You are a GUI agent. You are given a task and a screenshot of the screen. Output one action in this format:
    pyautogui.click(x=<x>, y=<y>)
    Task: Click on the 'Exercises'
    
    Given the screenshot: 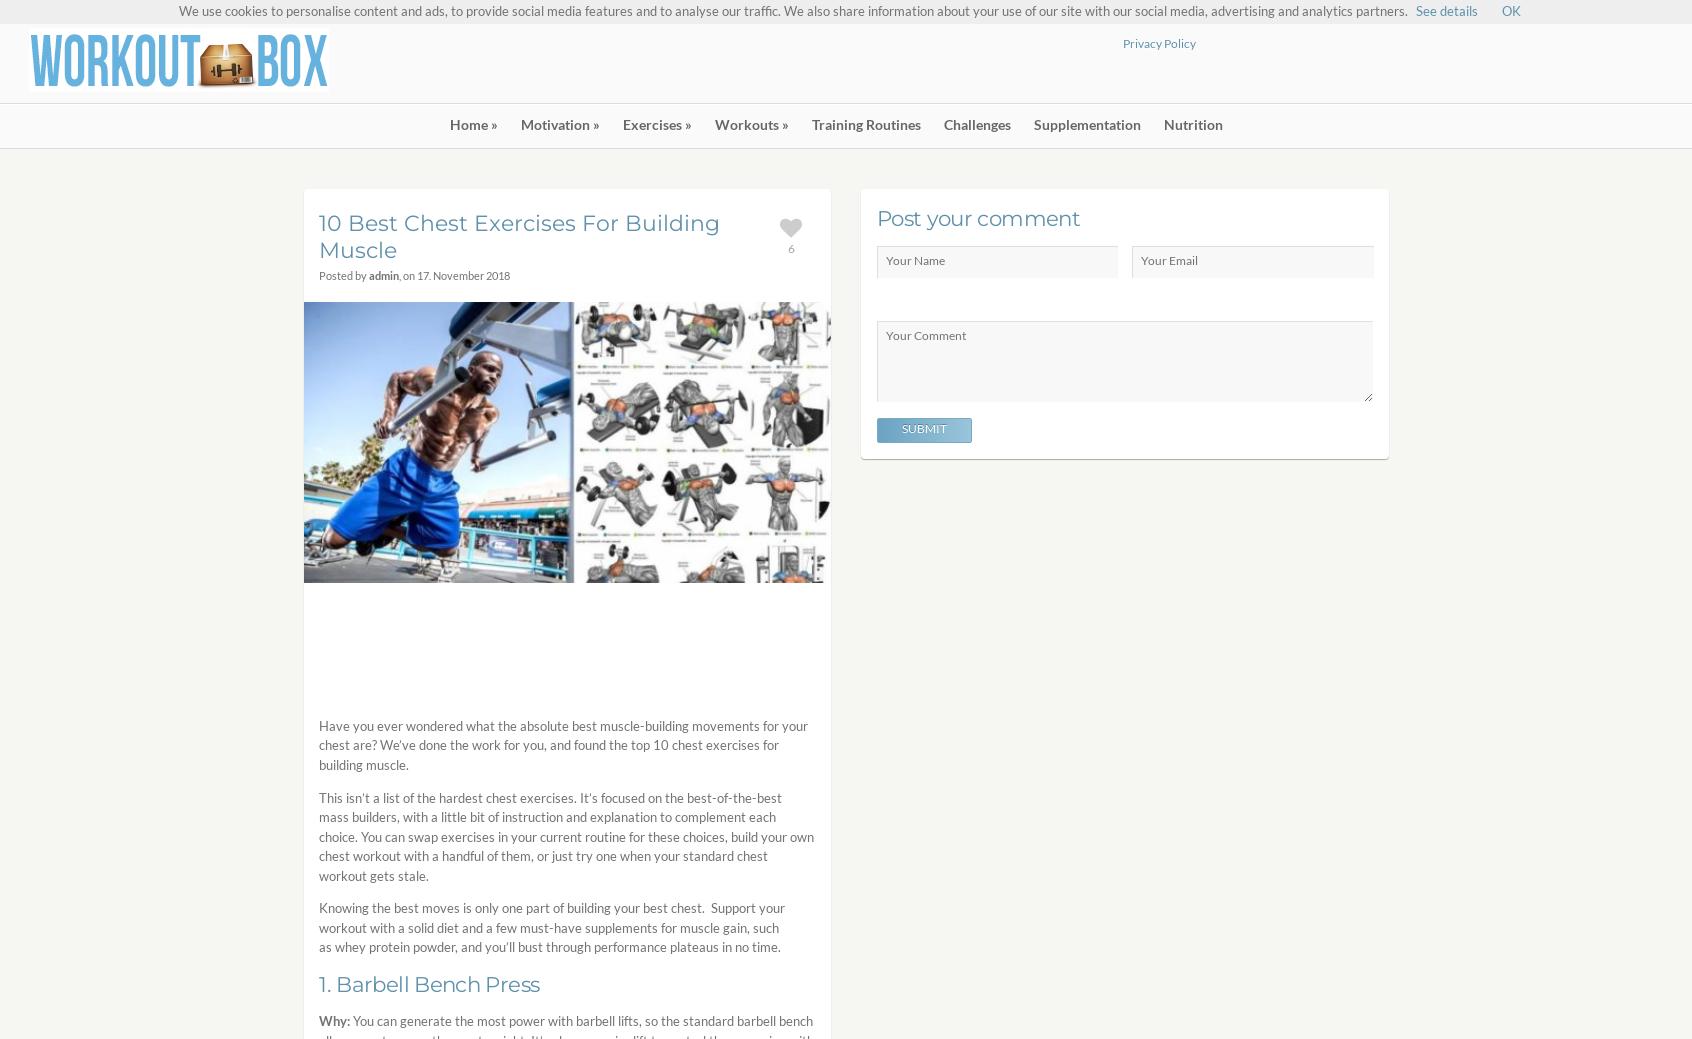 What is the action you would take?
    pyautogui.click(x=651, y=123)
    